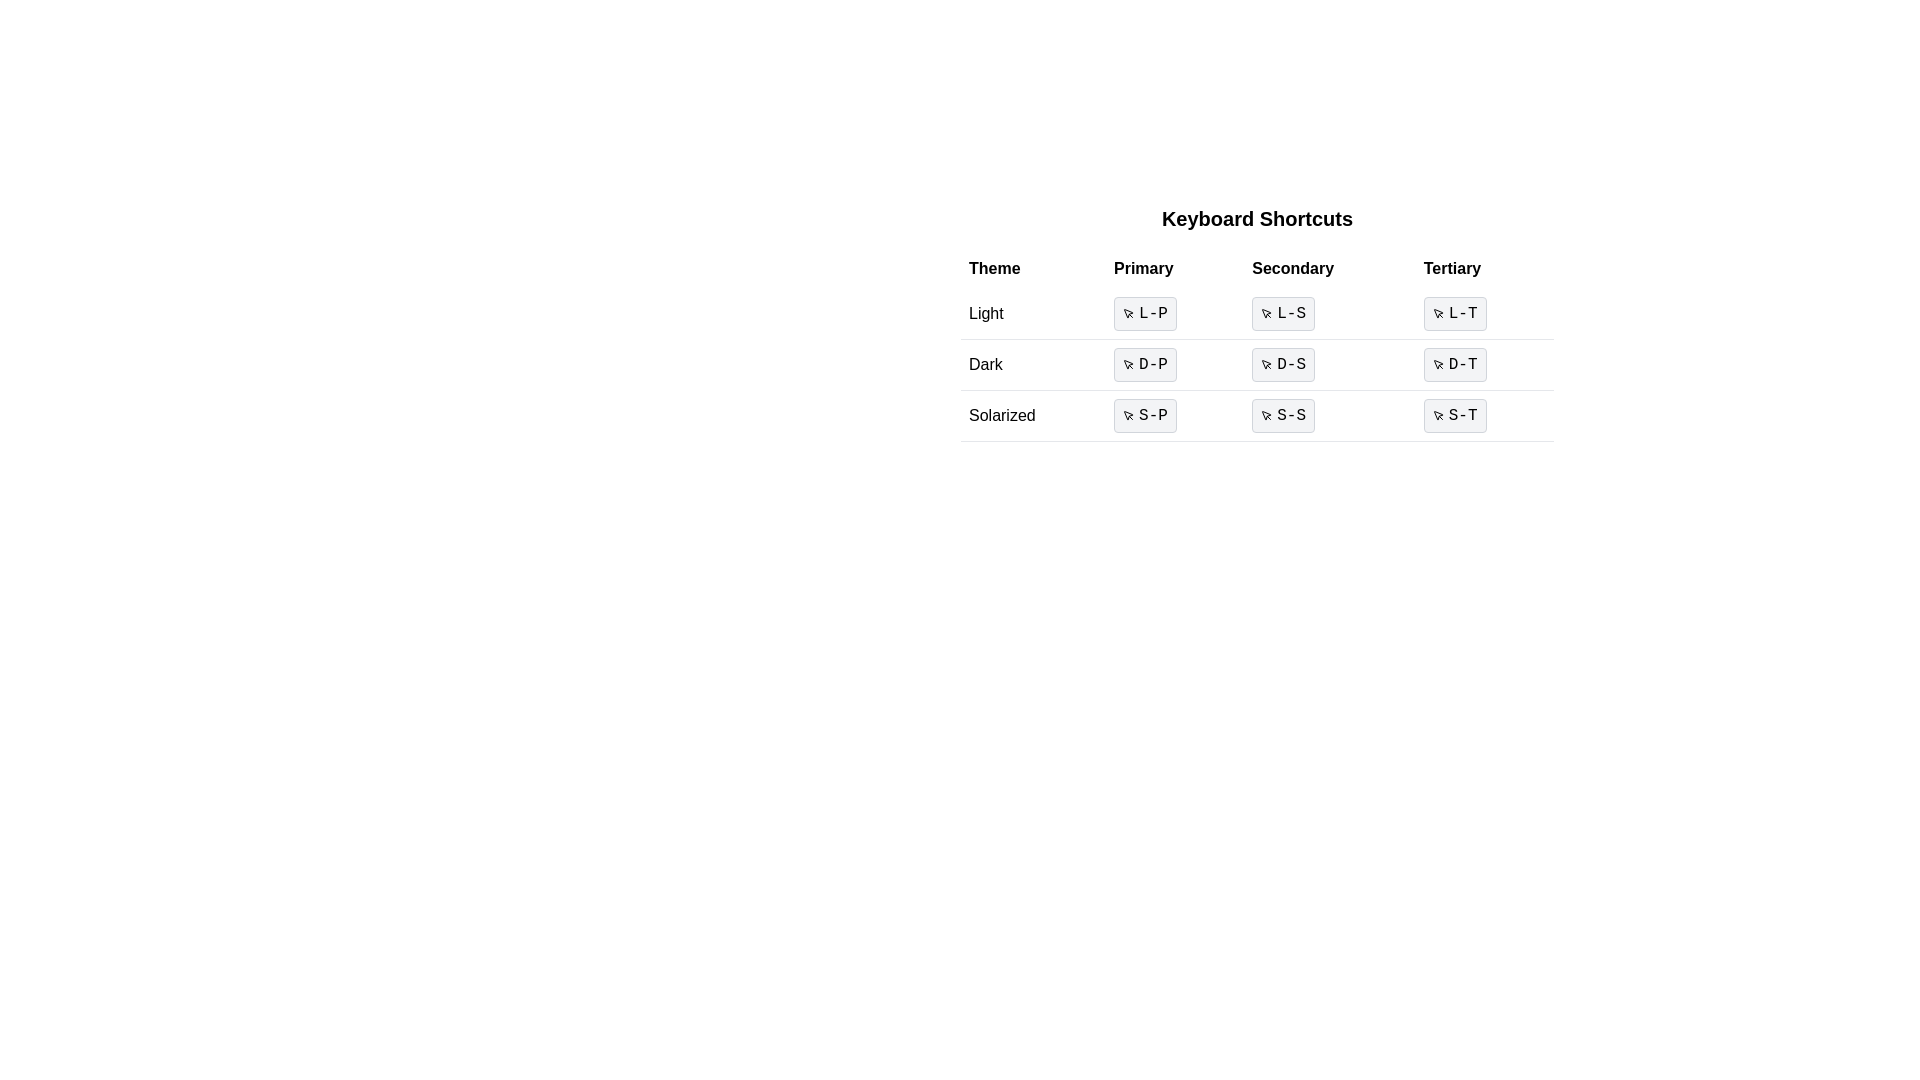 The image size is (1920, 1080). Describe the element at coordinates (1153, 365) in the screenshot. I see `the text label displaying 'D-P', which represents the shortcut key for the 'Dark' theme in the 'Primary' column of the keyboard shortcuts layout` at that location.